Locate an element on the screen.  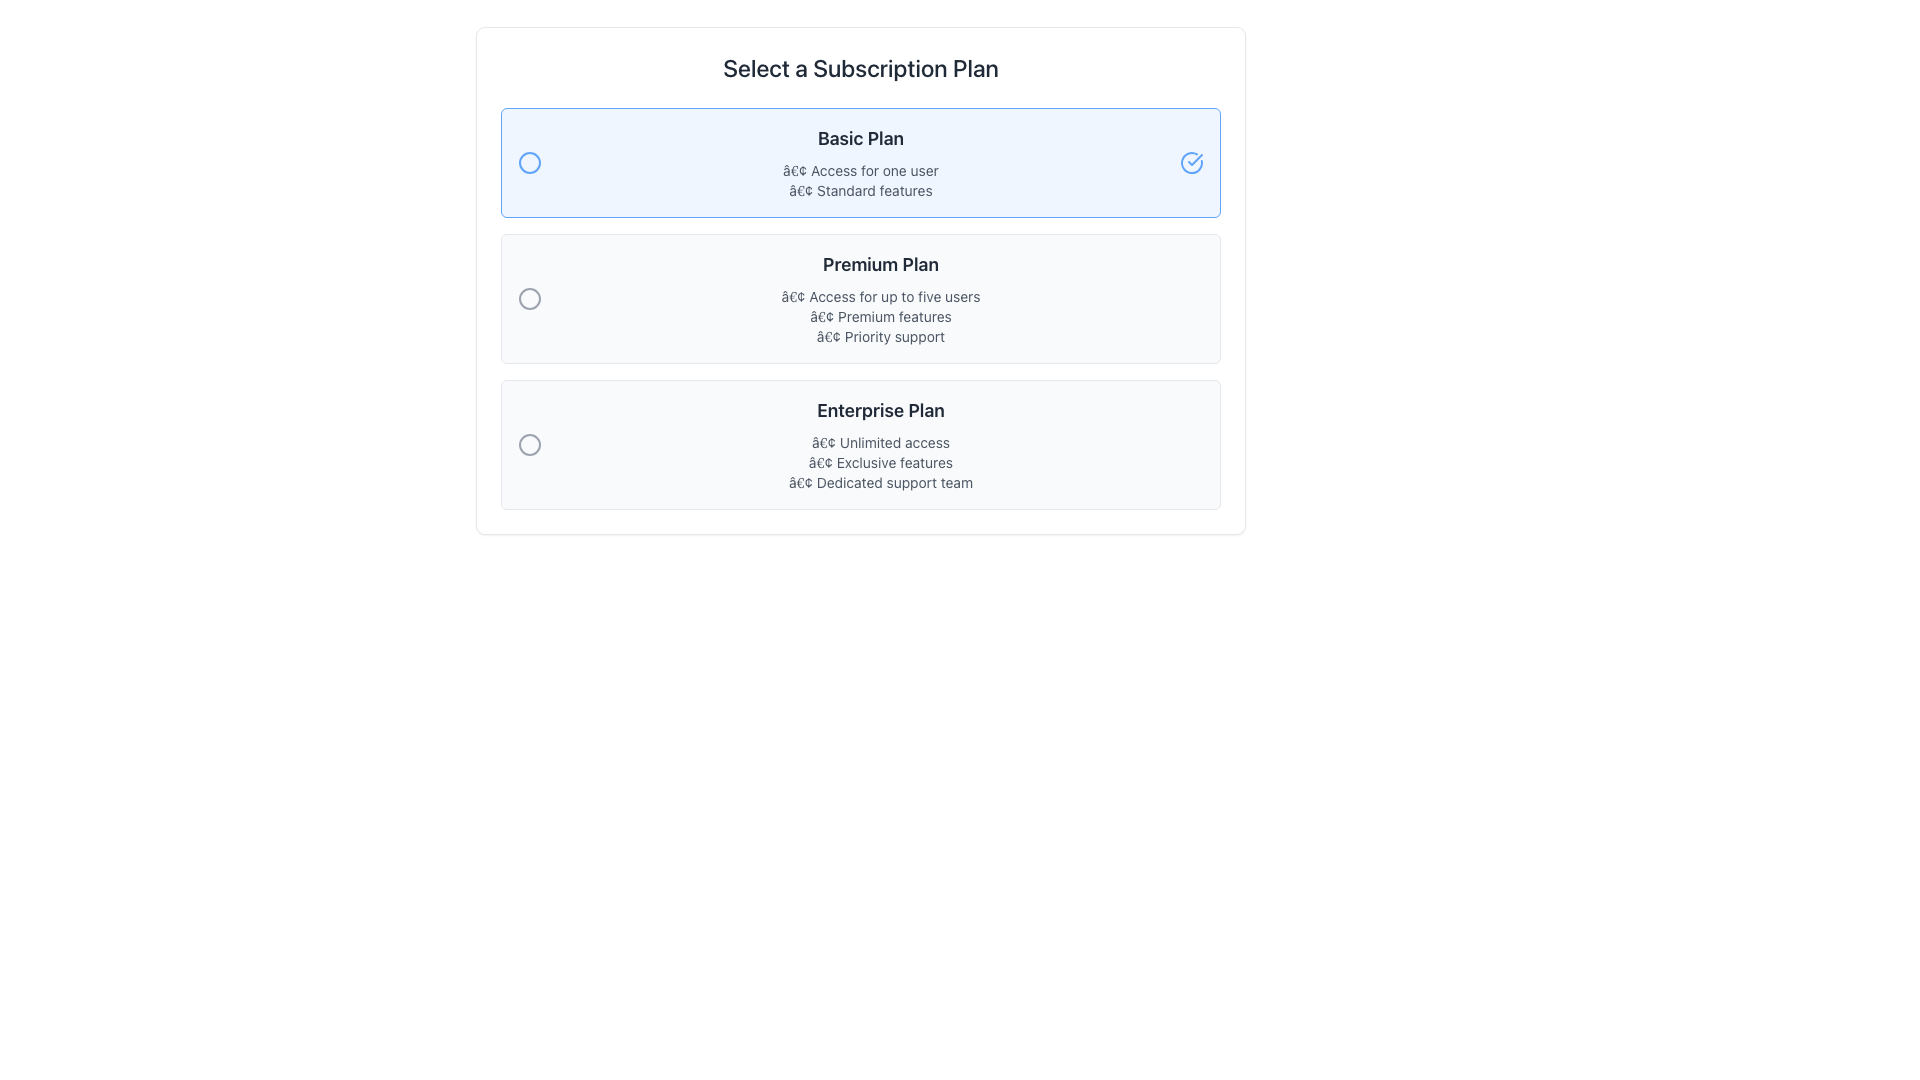
static text element displaying '• Standard features', which is the second bullet point in the 'Basic Plan' box, located below '• Access for one user' is located at coordinates (860, 191).